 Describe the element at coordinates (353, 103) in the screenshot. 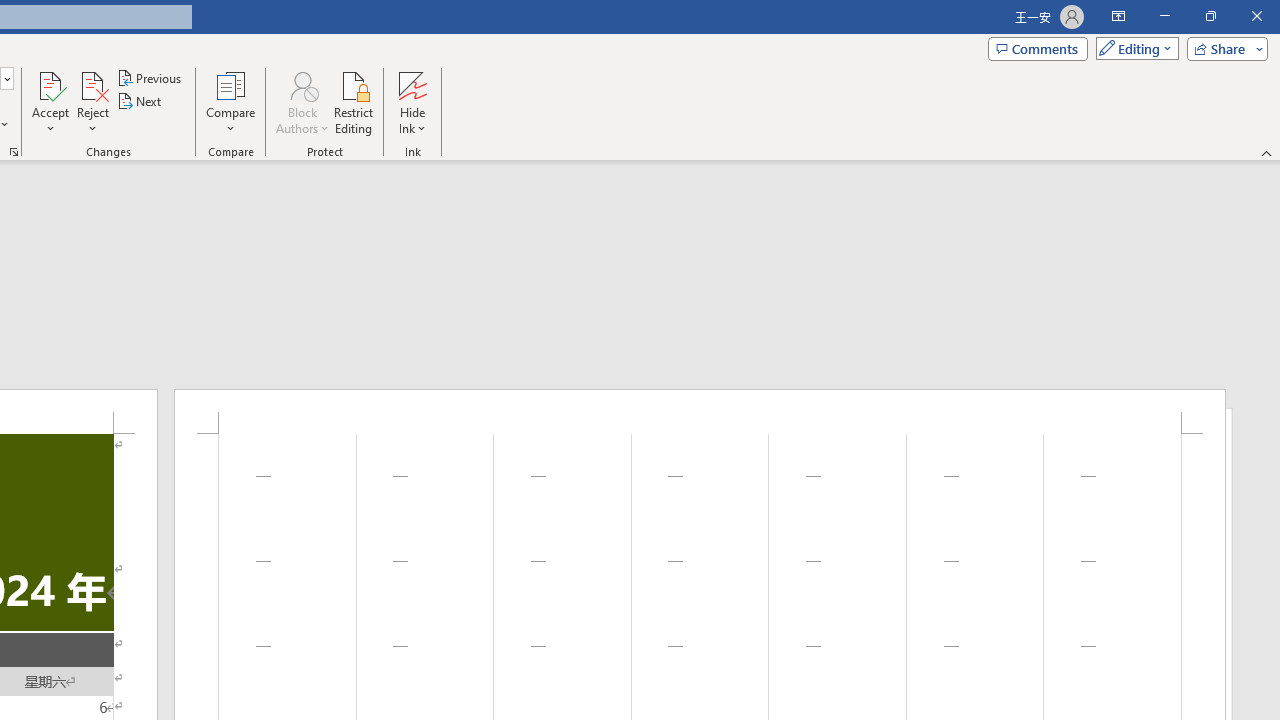

I see `'Restrict Editing'` at that location.